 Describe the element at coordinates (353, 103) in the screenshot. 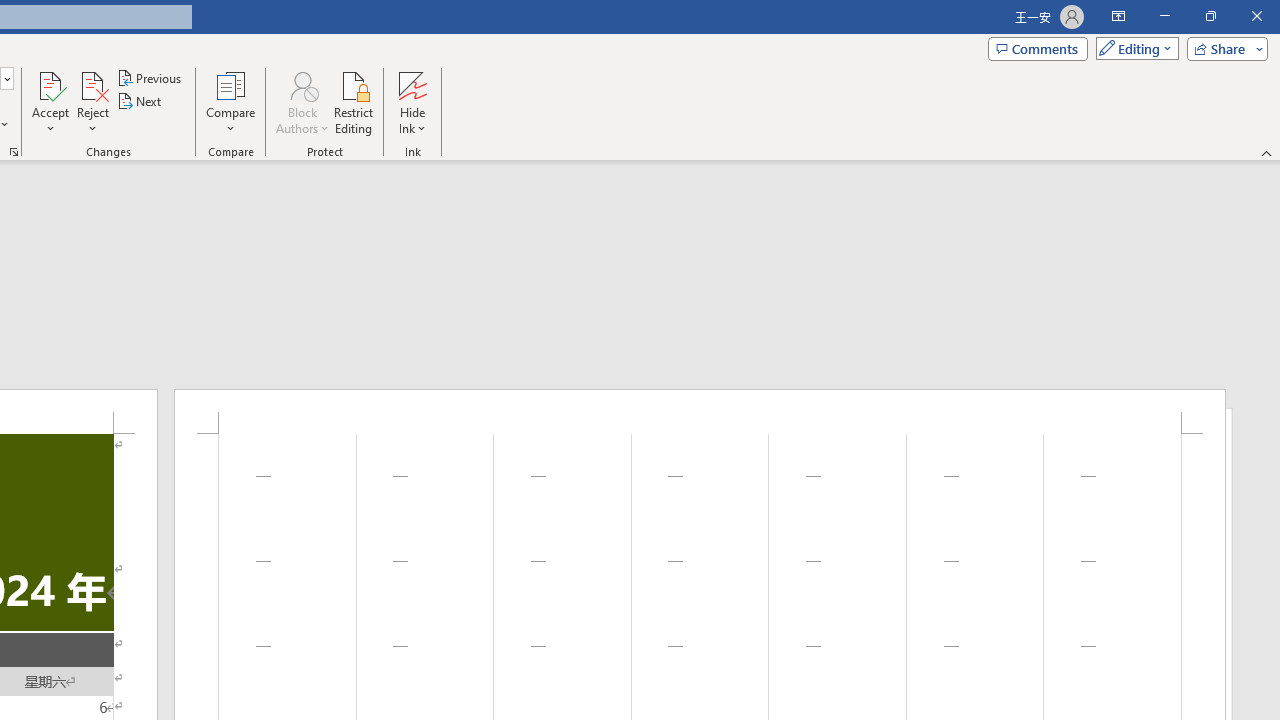

I see `'Restrict Editing'` at that location.